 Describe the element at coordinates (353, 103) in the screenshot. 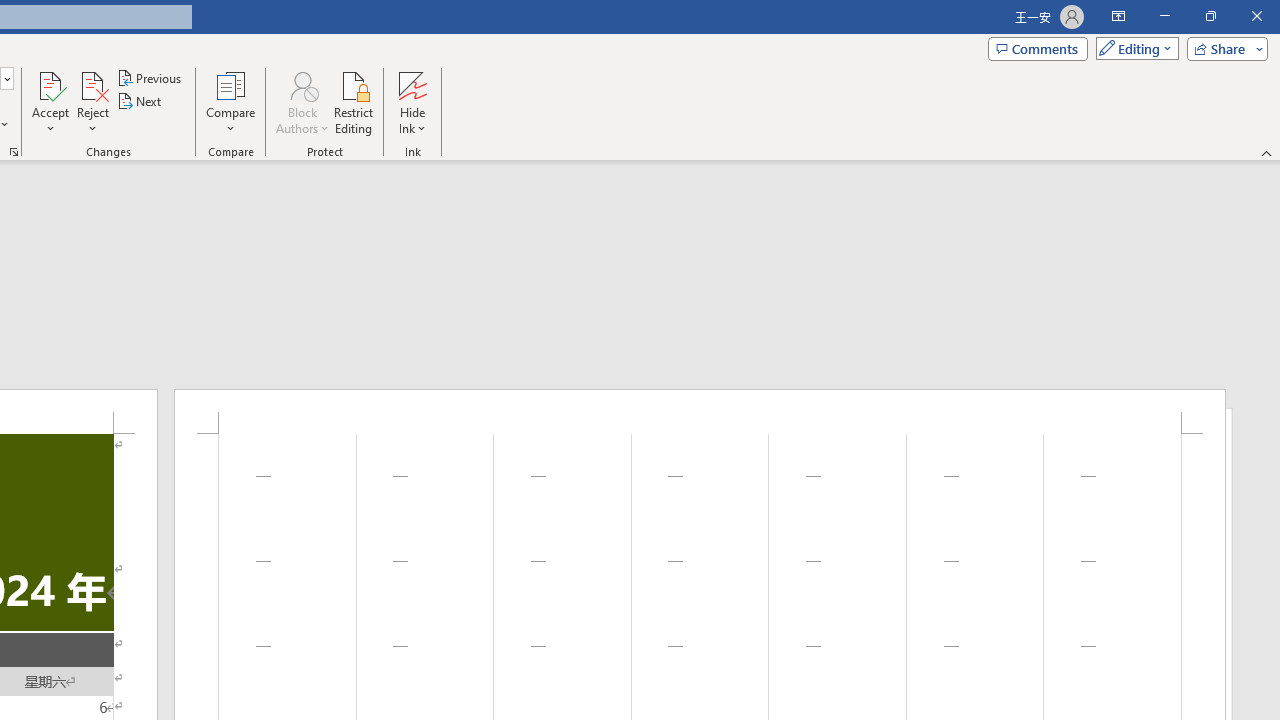

I see `'Restrict Editing'` at that location.